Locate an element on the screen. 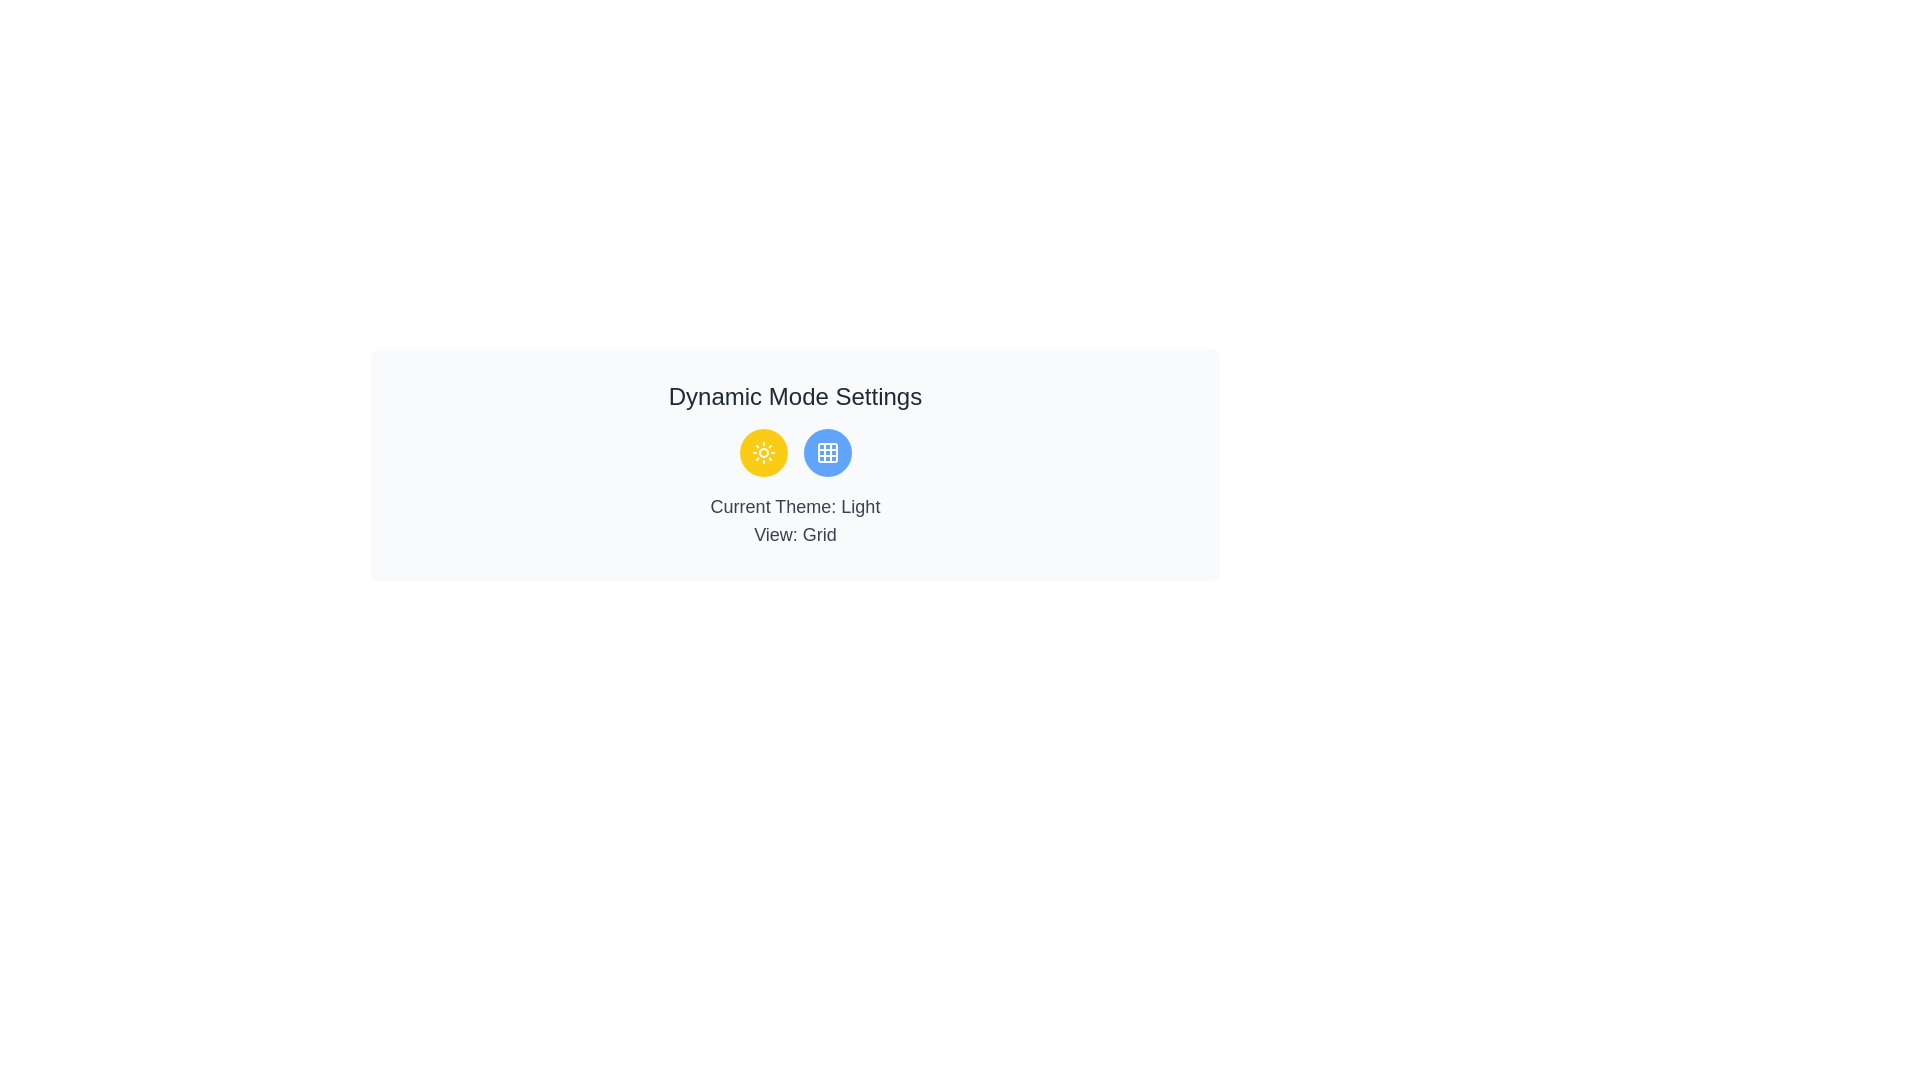  the Text Label that indicates the current view mode, which is currently set to 'Grid', located below the 'Current Theme: Light' label is located at coordinates (794, 534).